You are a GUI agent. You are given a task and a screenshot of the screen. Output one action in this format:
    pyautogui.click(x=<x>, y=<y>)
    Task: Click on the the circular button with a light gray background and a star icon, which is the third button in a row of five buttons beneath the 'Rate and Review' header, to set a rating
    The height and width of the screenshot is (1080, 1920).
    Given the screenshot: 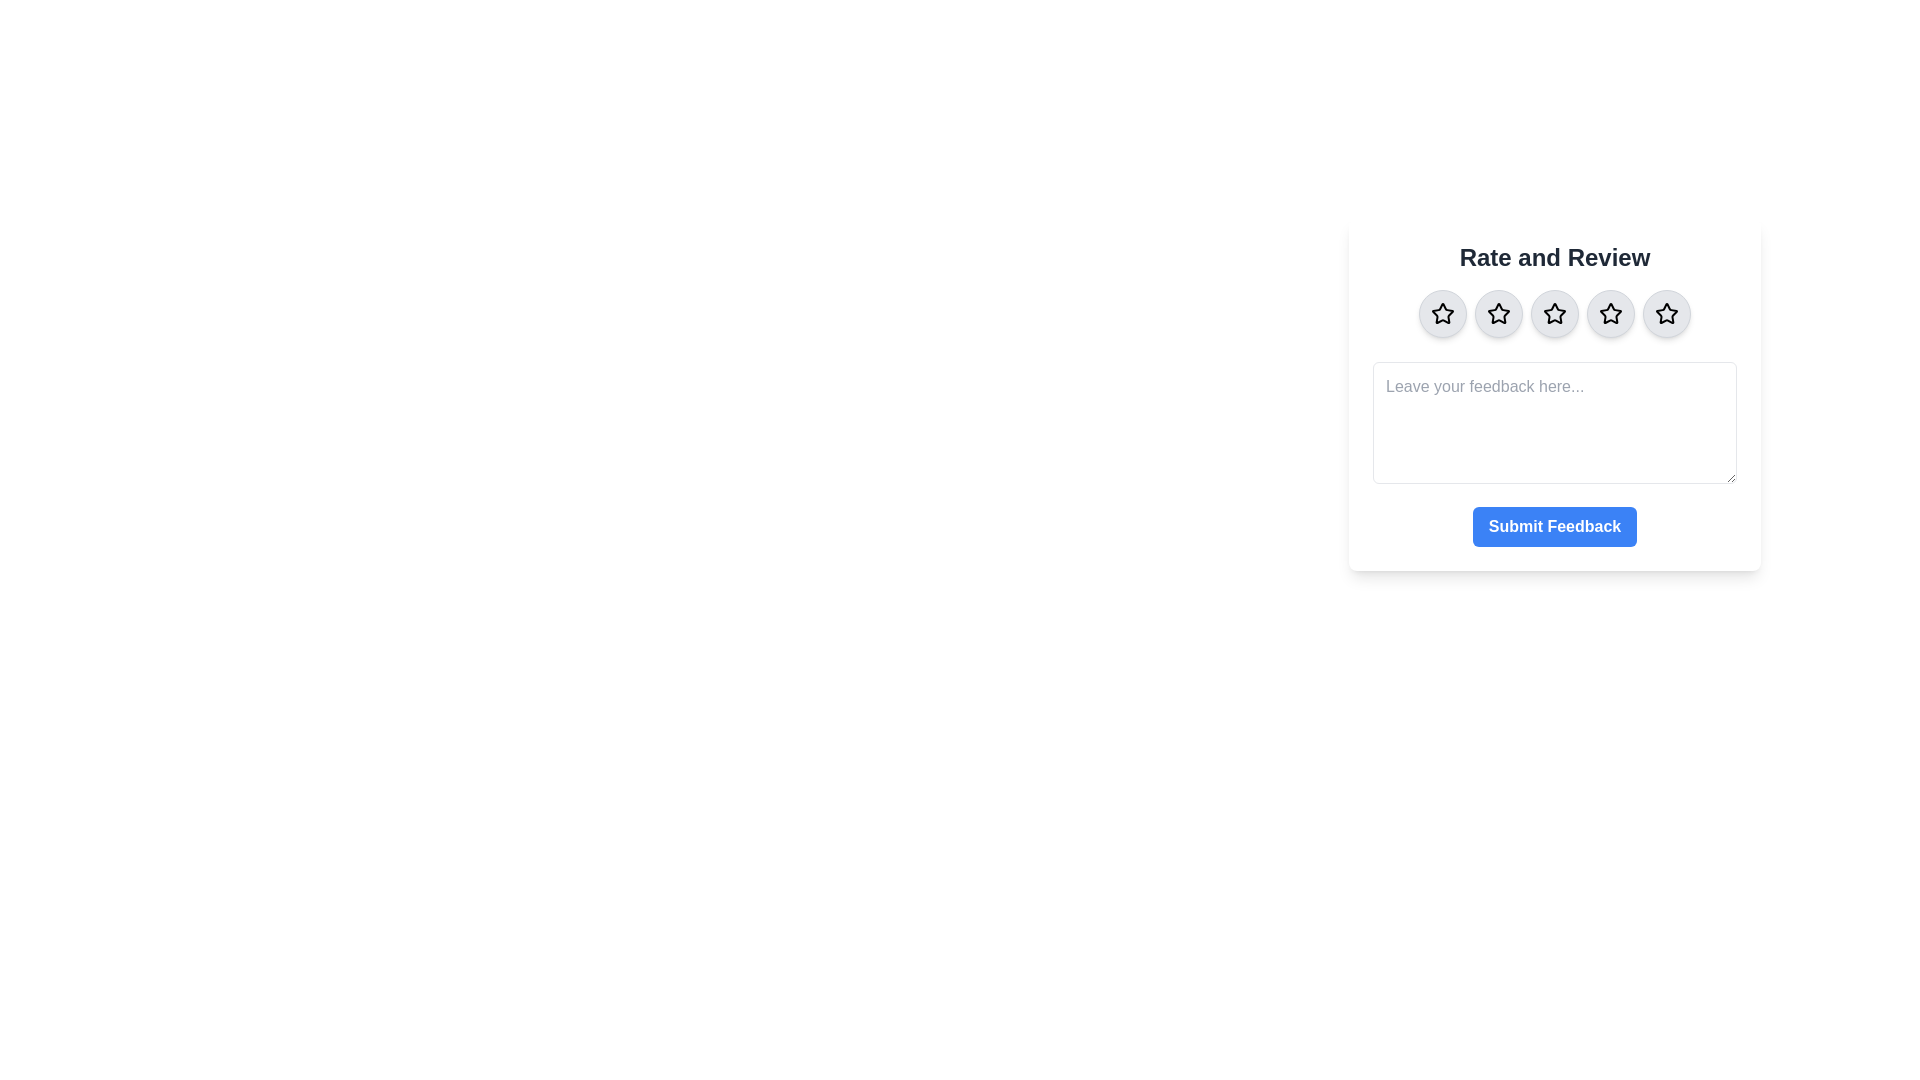 What is the action you would take?
    pyautogui.click(x=1554, y=313)
    